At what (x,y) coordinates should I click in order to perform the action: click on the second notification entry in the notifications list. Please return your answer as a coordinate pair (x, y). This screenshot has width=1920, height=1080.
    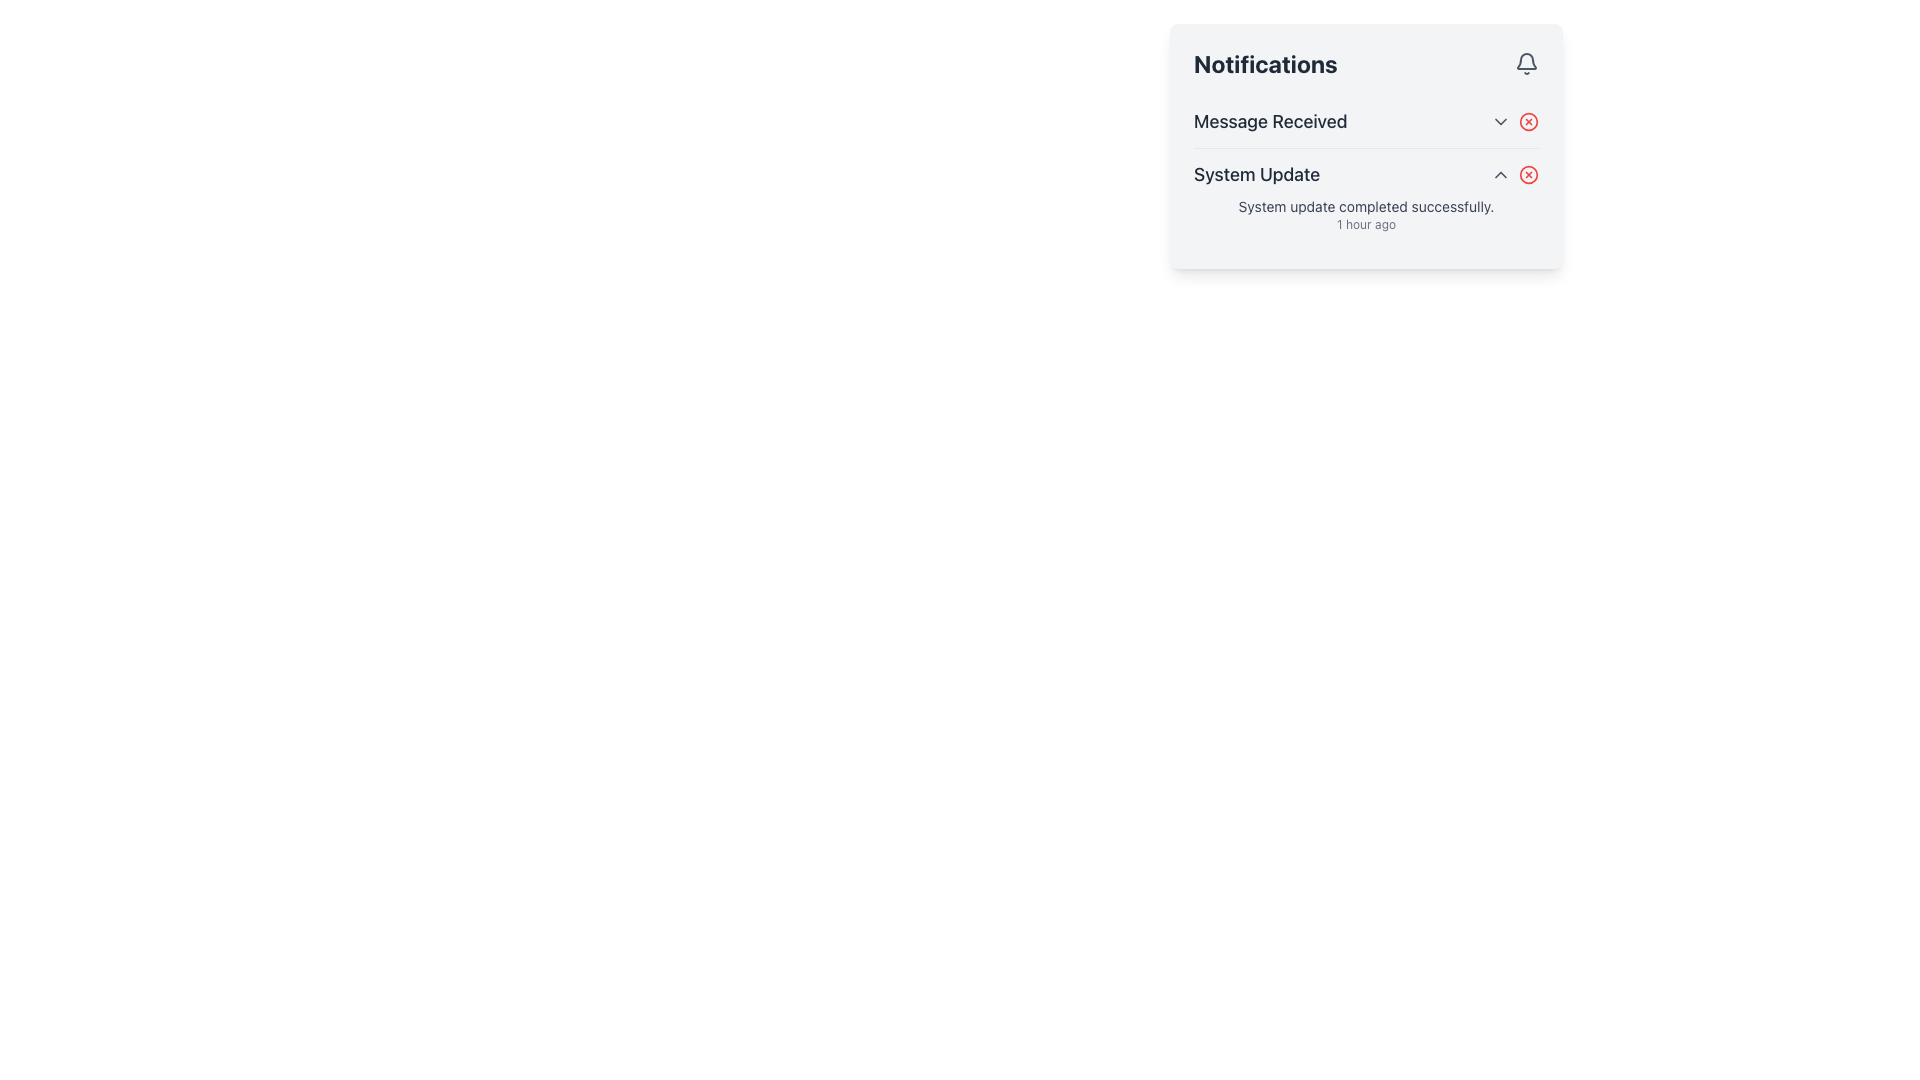
    Looking at the image, I should click on (1365, 169).